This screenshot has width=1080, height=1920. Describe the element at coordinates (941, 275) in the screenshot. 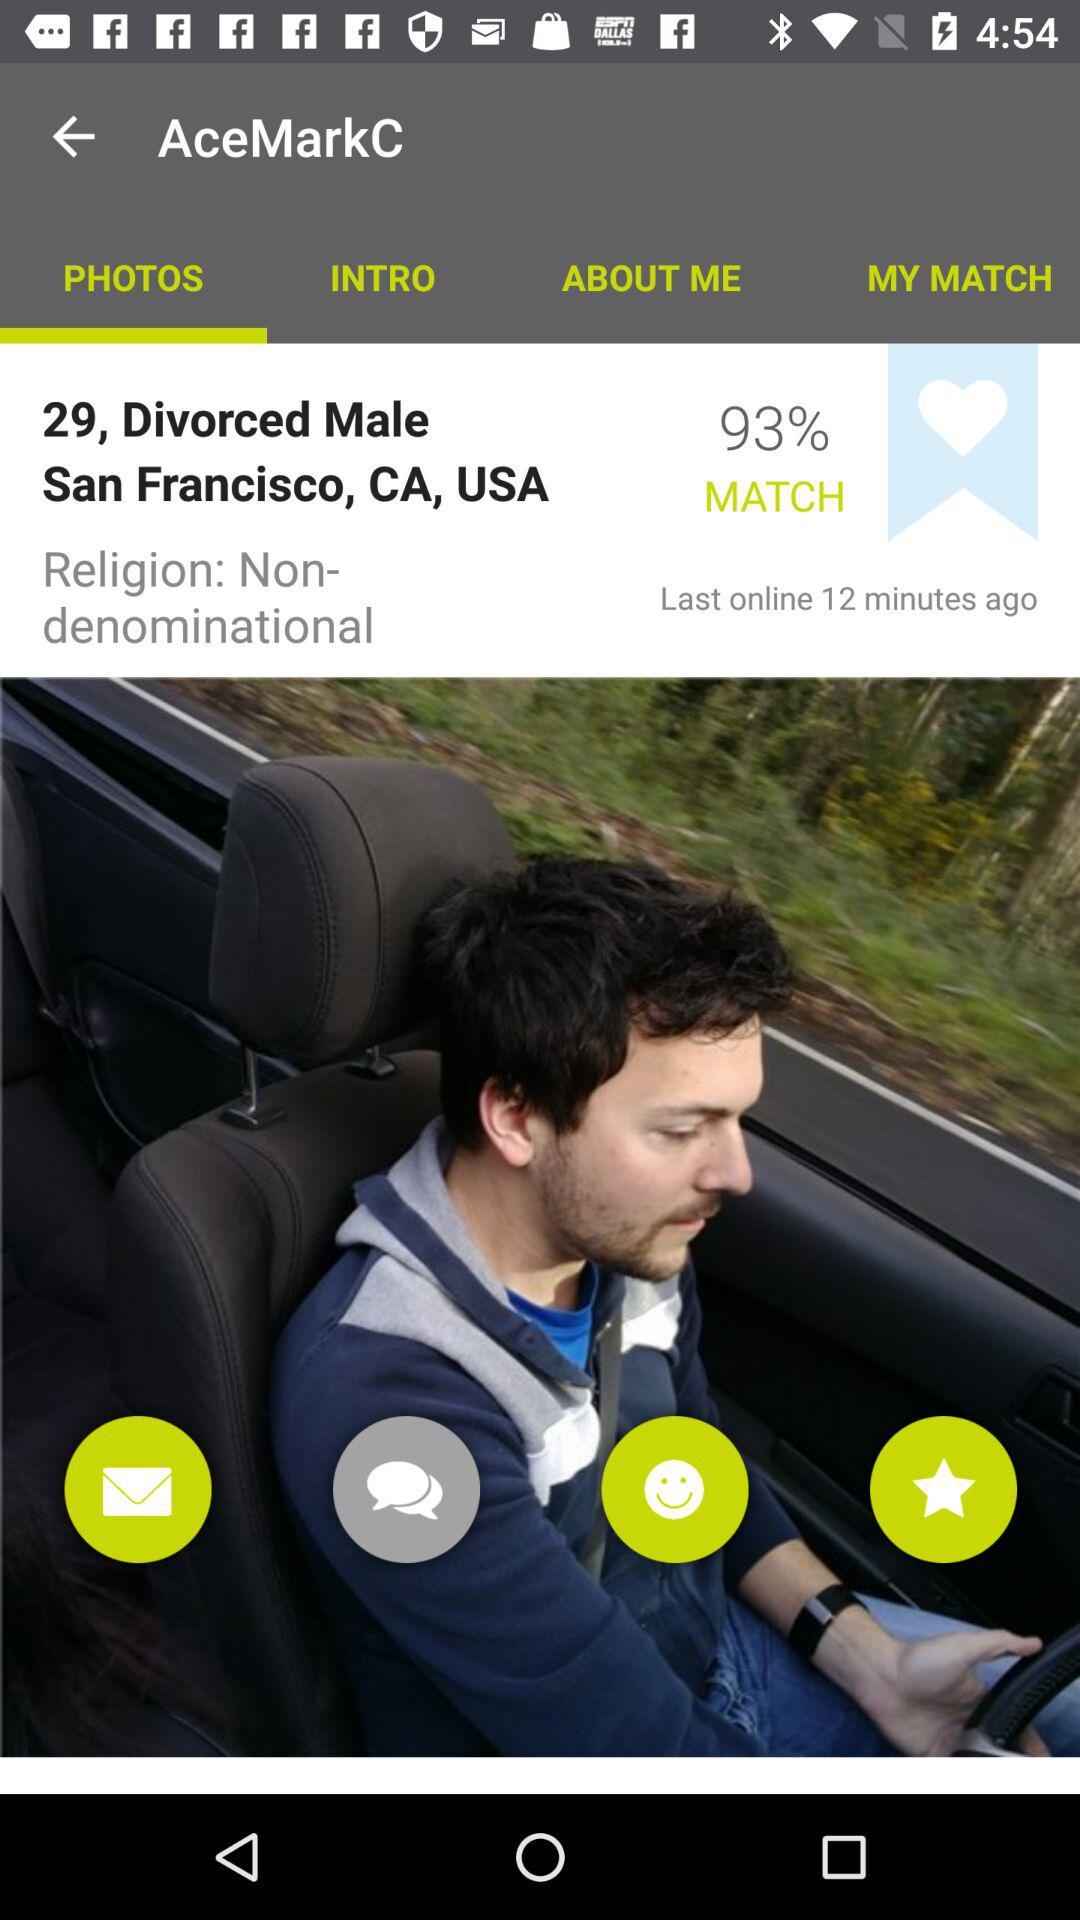

I see `my match app` at that location.